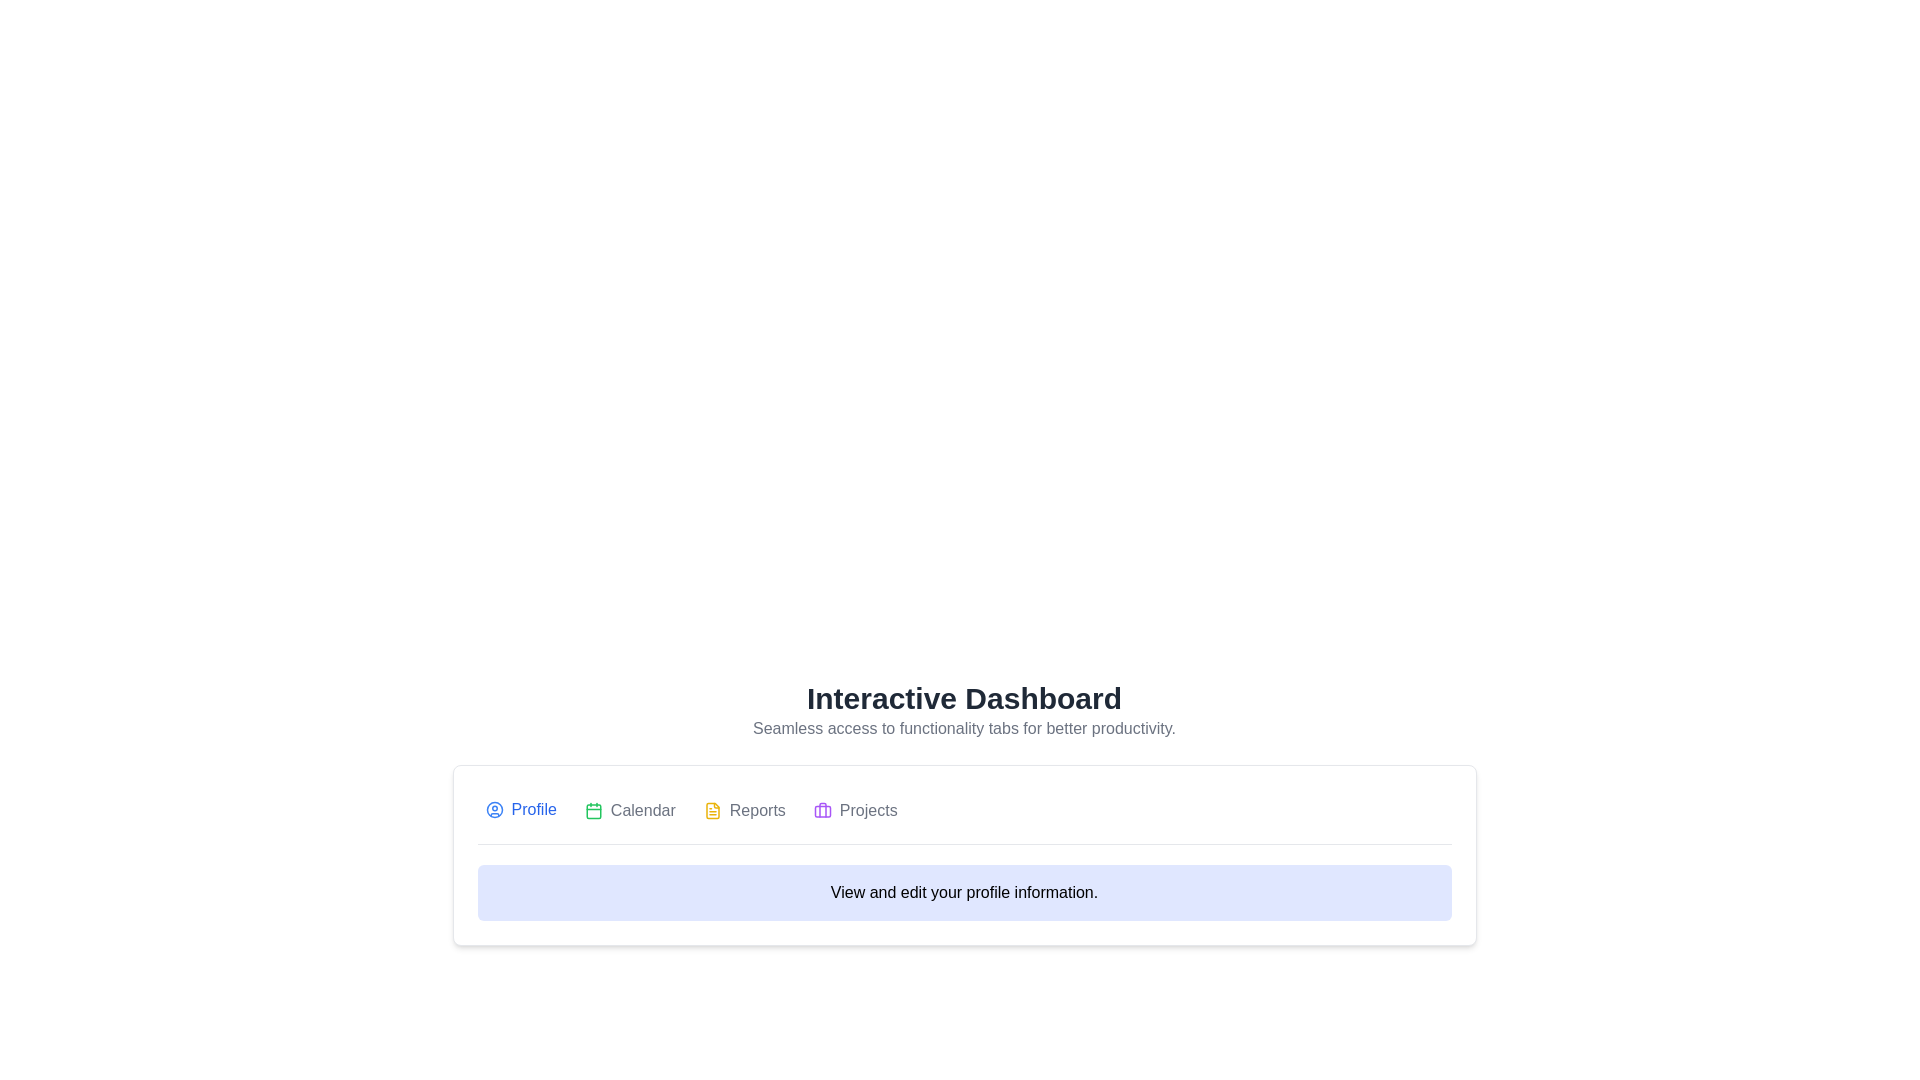  Describe the element at coordinates (592, 810) in the screenshot. I see `the calendar icon with a green outline, which is the second element in the horizontal navigation menu, located to the left of the 'Calendar' text` at that location.